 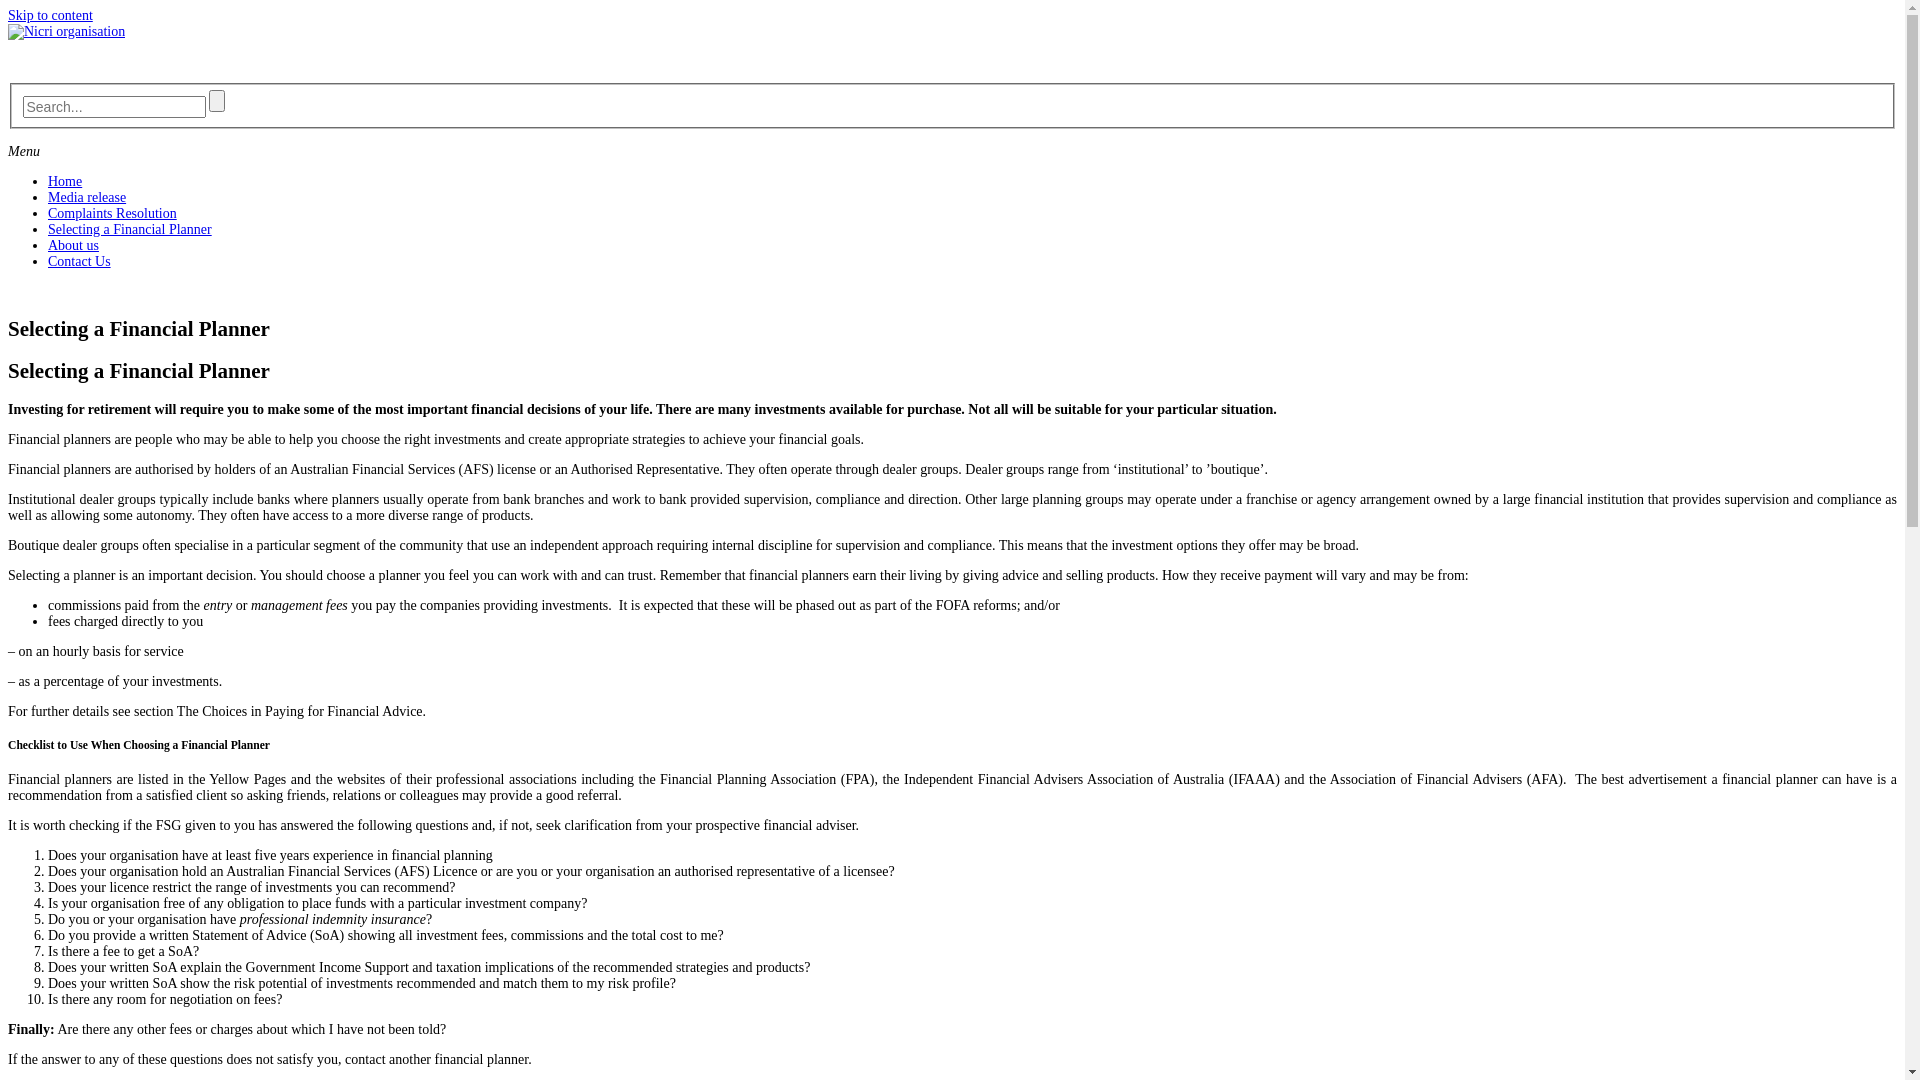 I want to click on 'Home', so click(x=65, y=181).